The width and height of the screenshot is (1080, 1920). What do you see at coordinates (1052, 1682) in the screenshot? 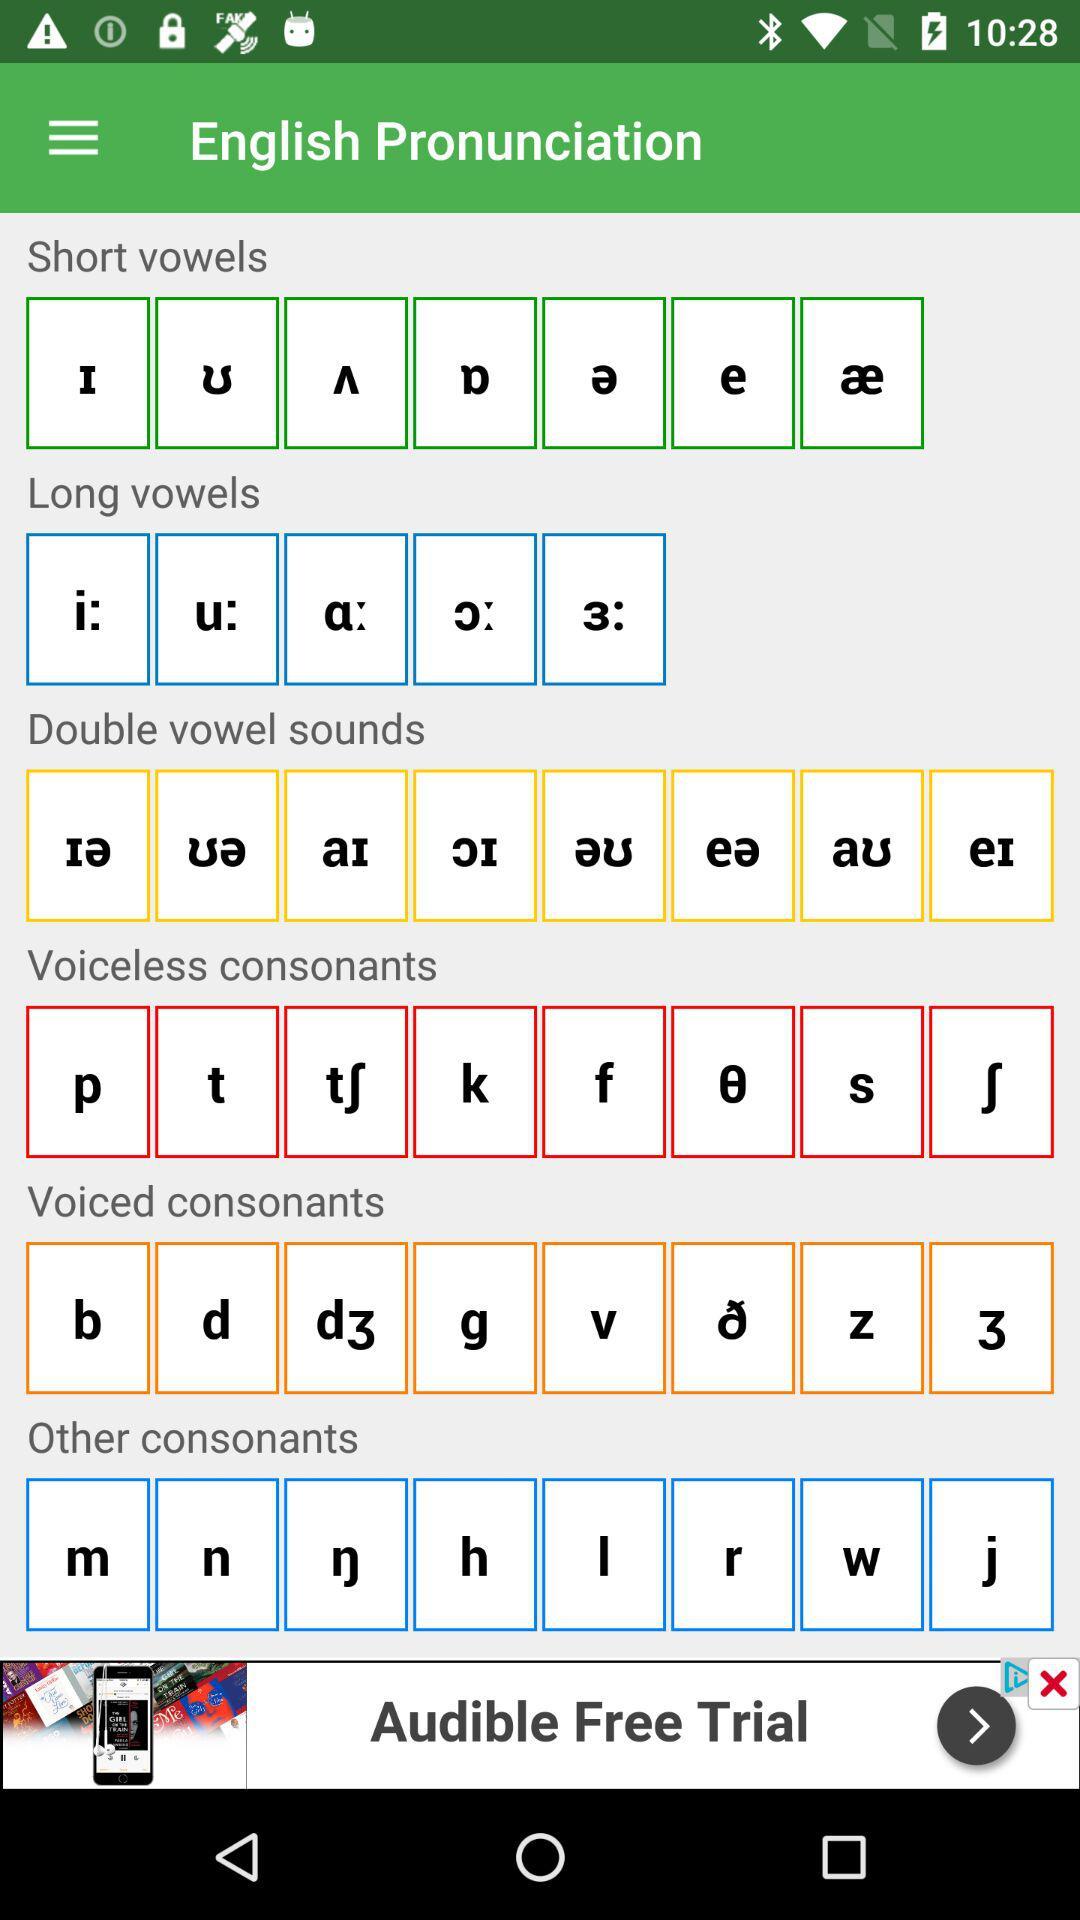
I see `the close icon` at bounding box center [1052, 1682].